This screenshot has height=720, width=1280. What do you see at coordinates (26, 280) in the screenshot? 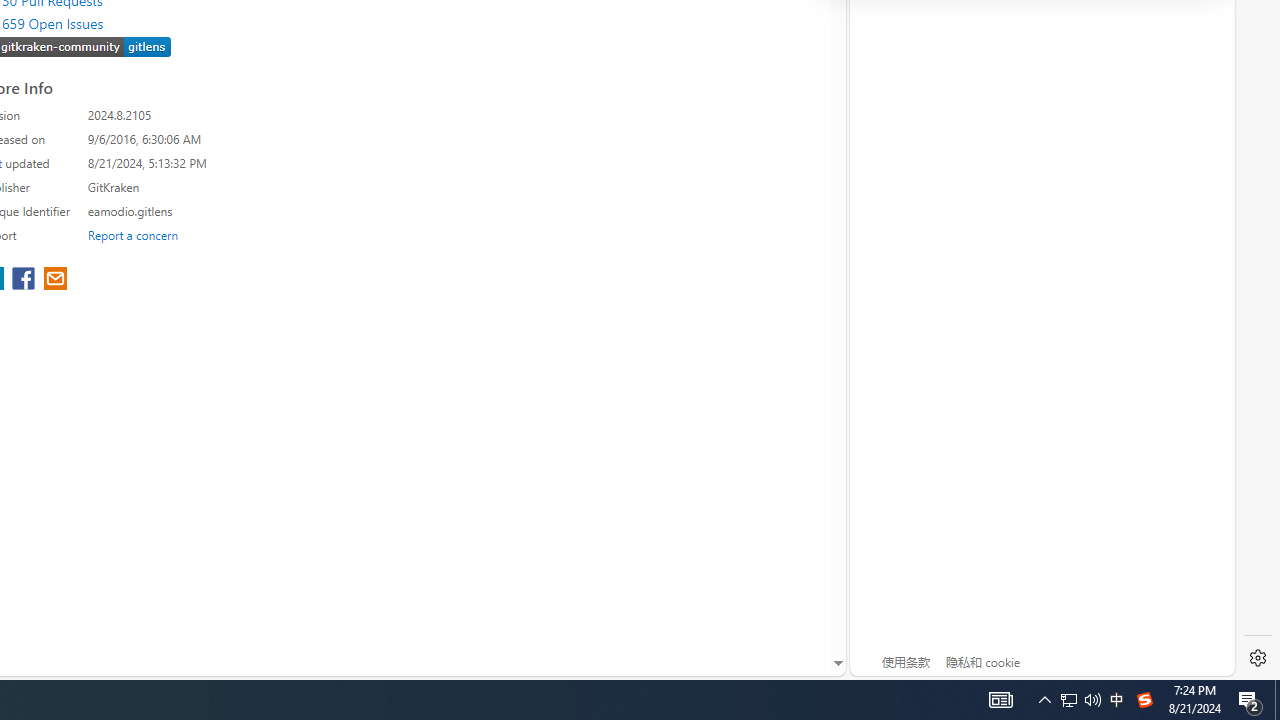
I see `'share extension on facebook'` at bounding box center [26, 280].